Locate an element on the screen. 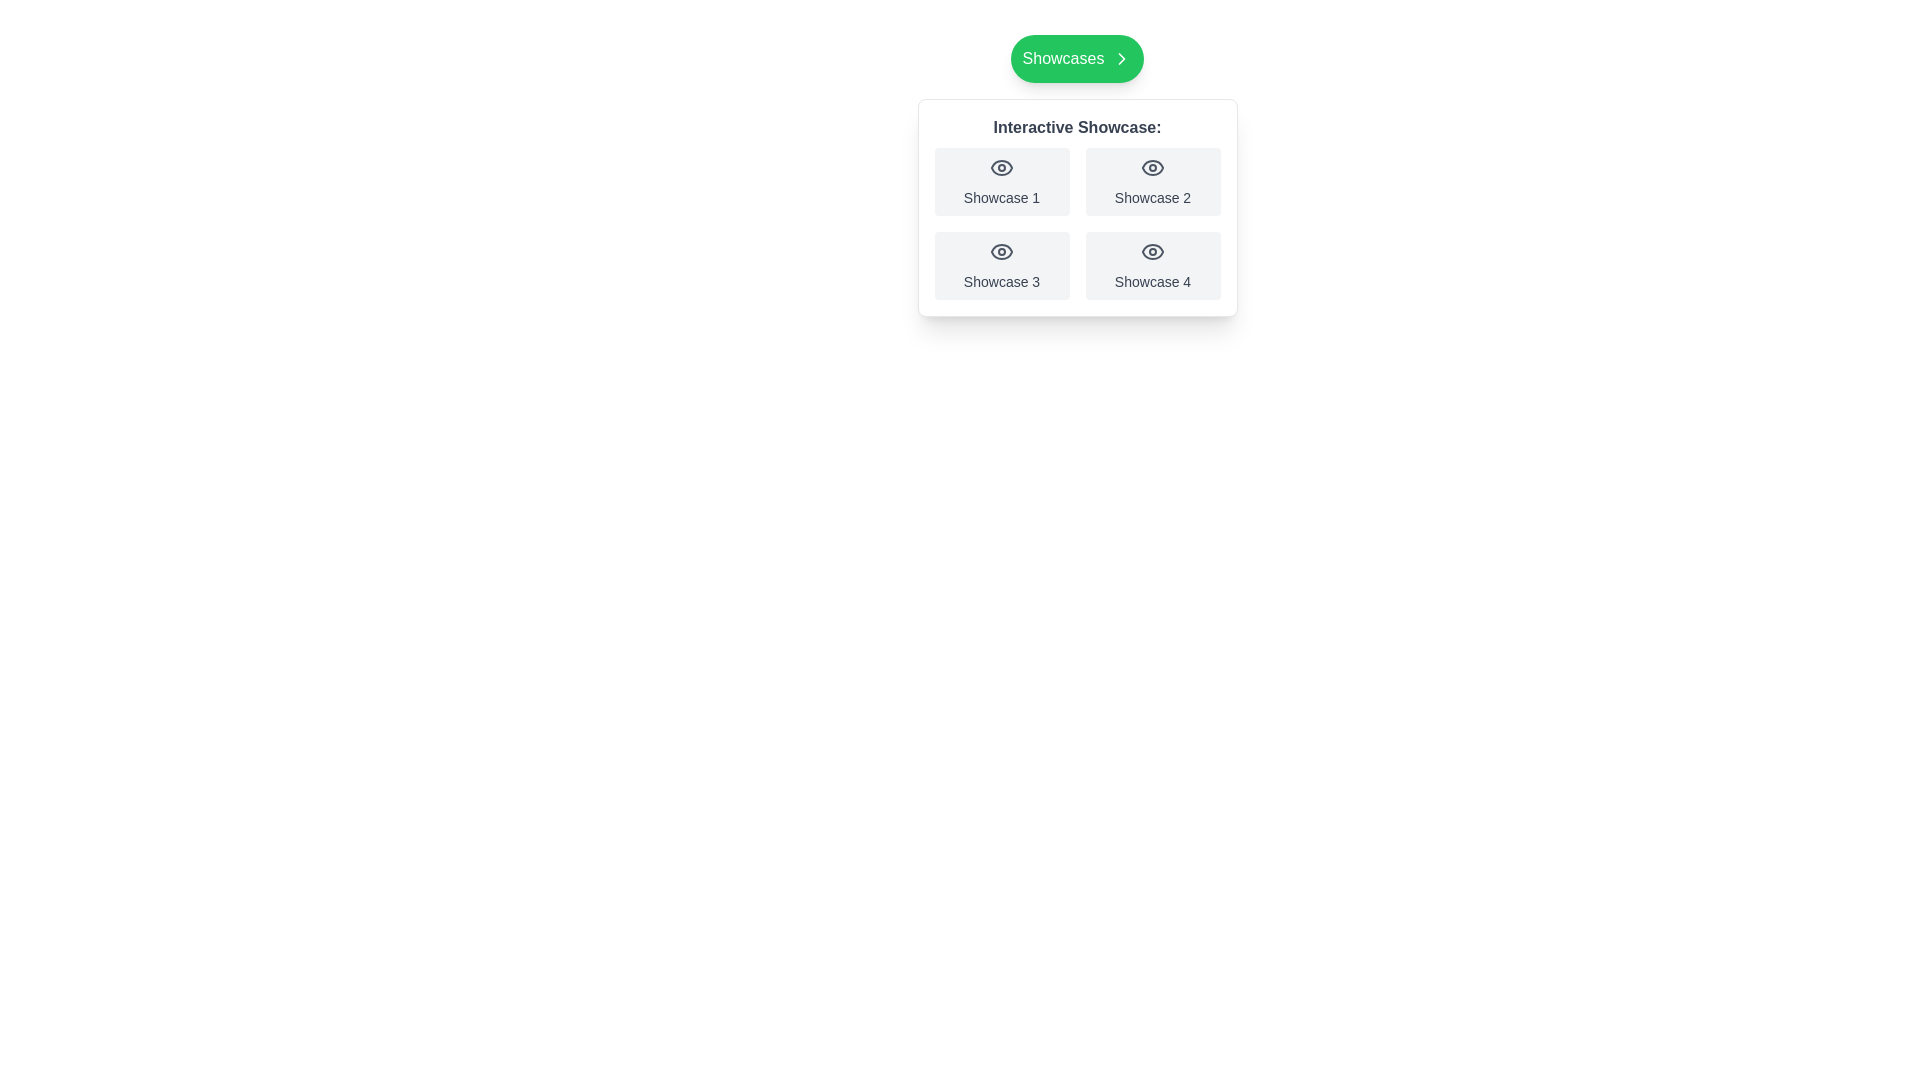 The height and width of the screenshot is (1080, 1920). the text label displaying 'Showcase 2', which is styled in a small gray font and positioned beneath an eye icon in the top-right cell of the grid under 'Interactive Showcase' is located at coordinates (1152, 197).